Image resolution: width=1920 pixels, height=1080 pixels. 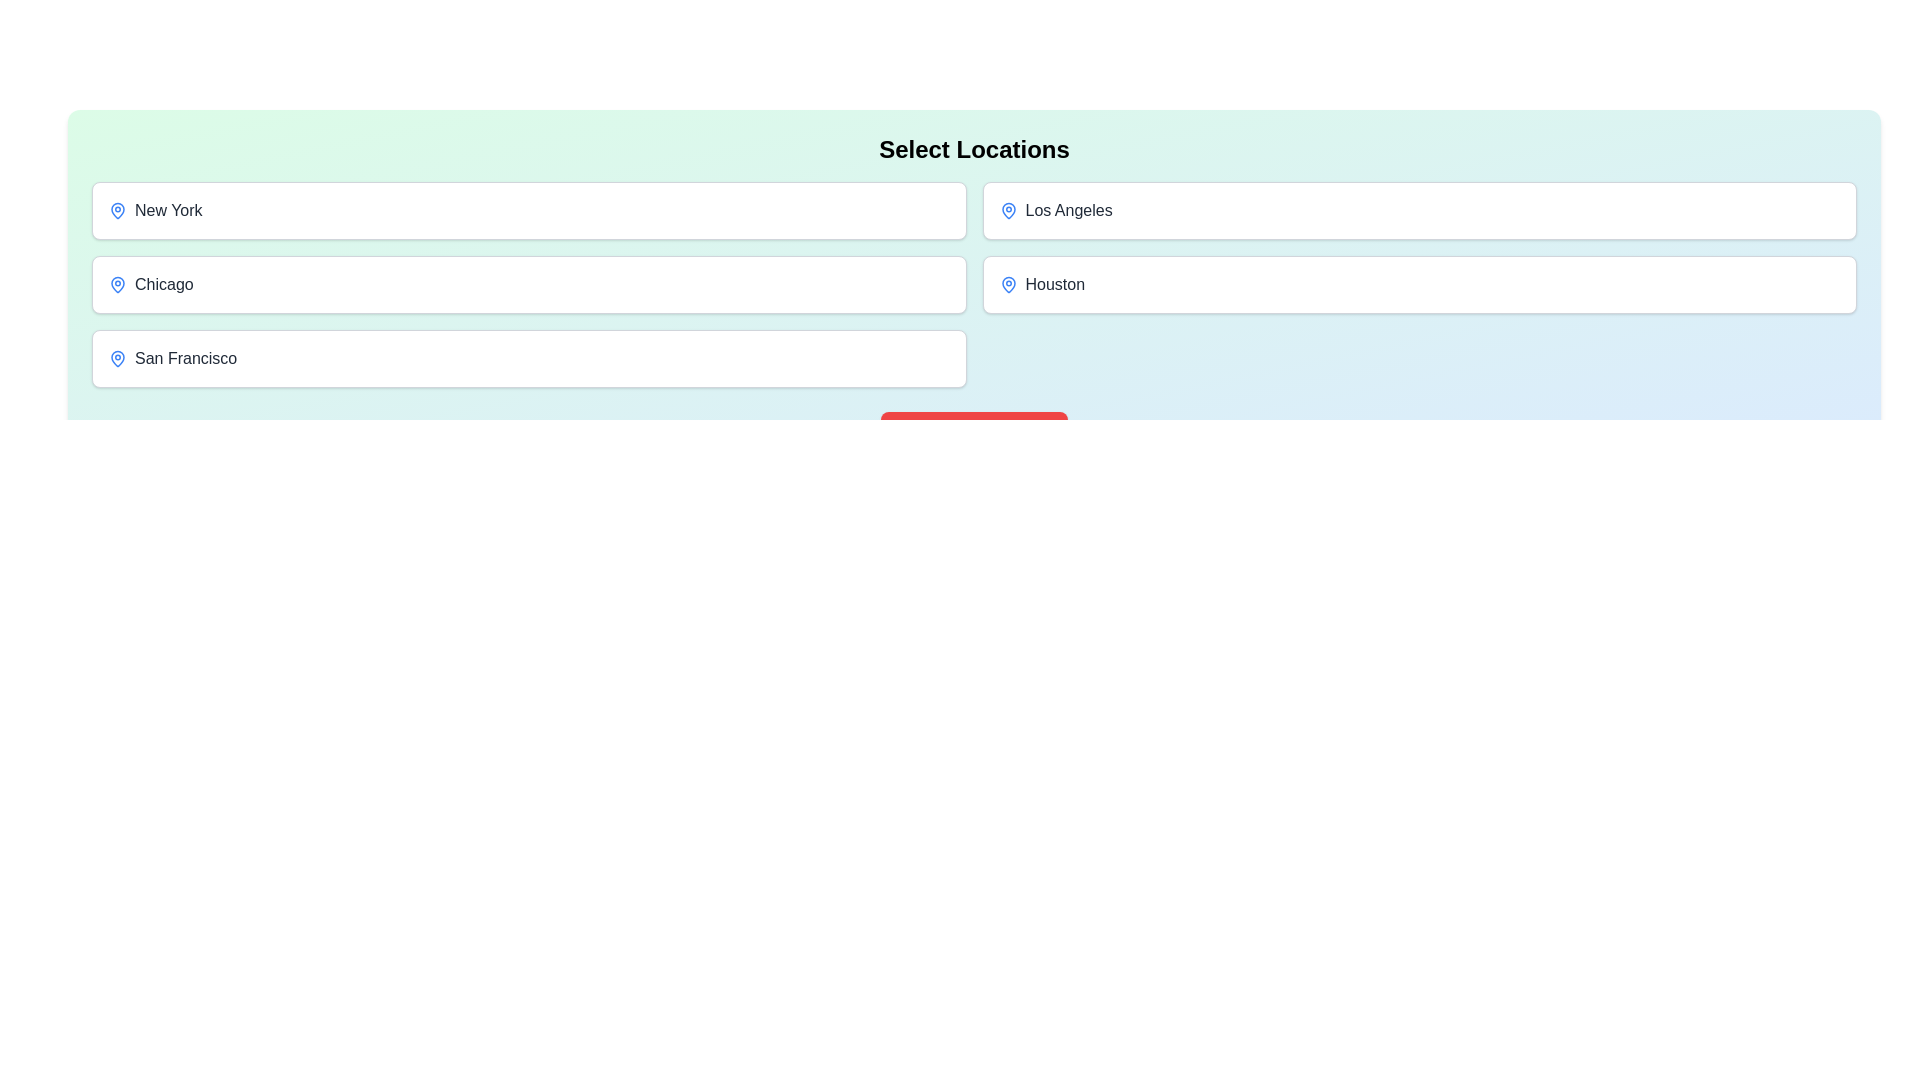 I want to click on the button corresponding to the location Chicago, so click(x=529, y=285).